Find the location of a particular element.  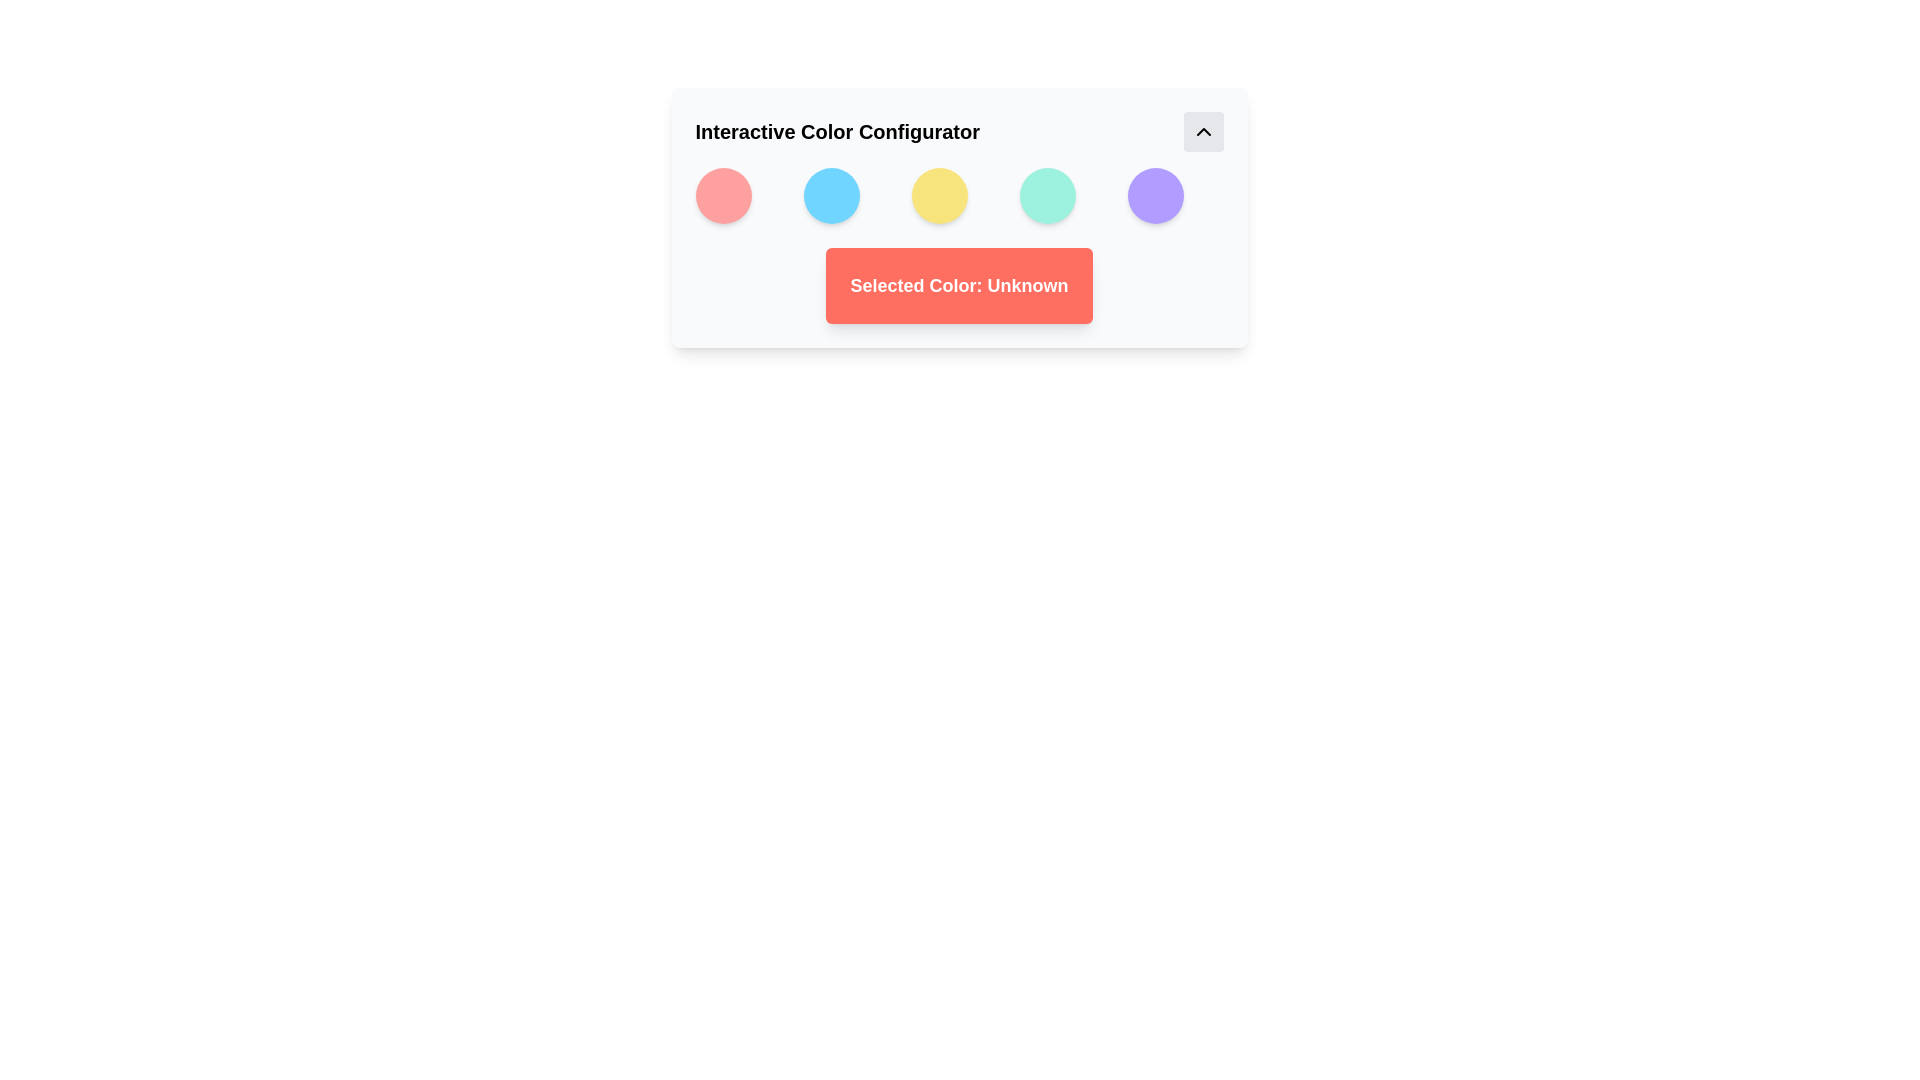

the fourth circular button with a pastel teal background in the row of buttons is located at coordinates (1046, 196).